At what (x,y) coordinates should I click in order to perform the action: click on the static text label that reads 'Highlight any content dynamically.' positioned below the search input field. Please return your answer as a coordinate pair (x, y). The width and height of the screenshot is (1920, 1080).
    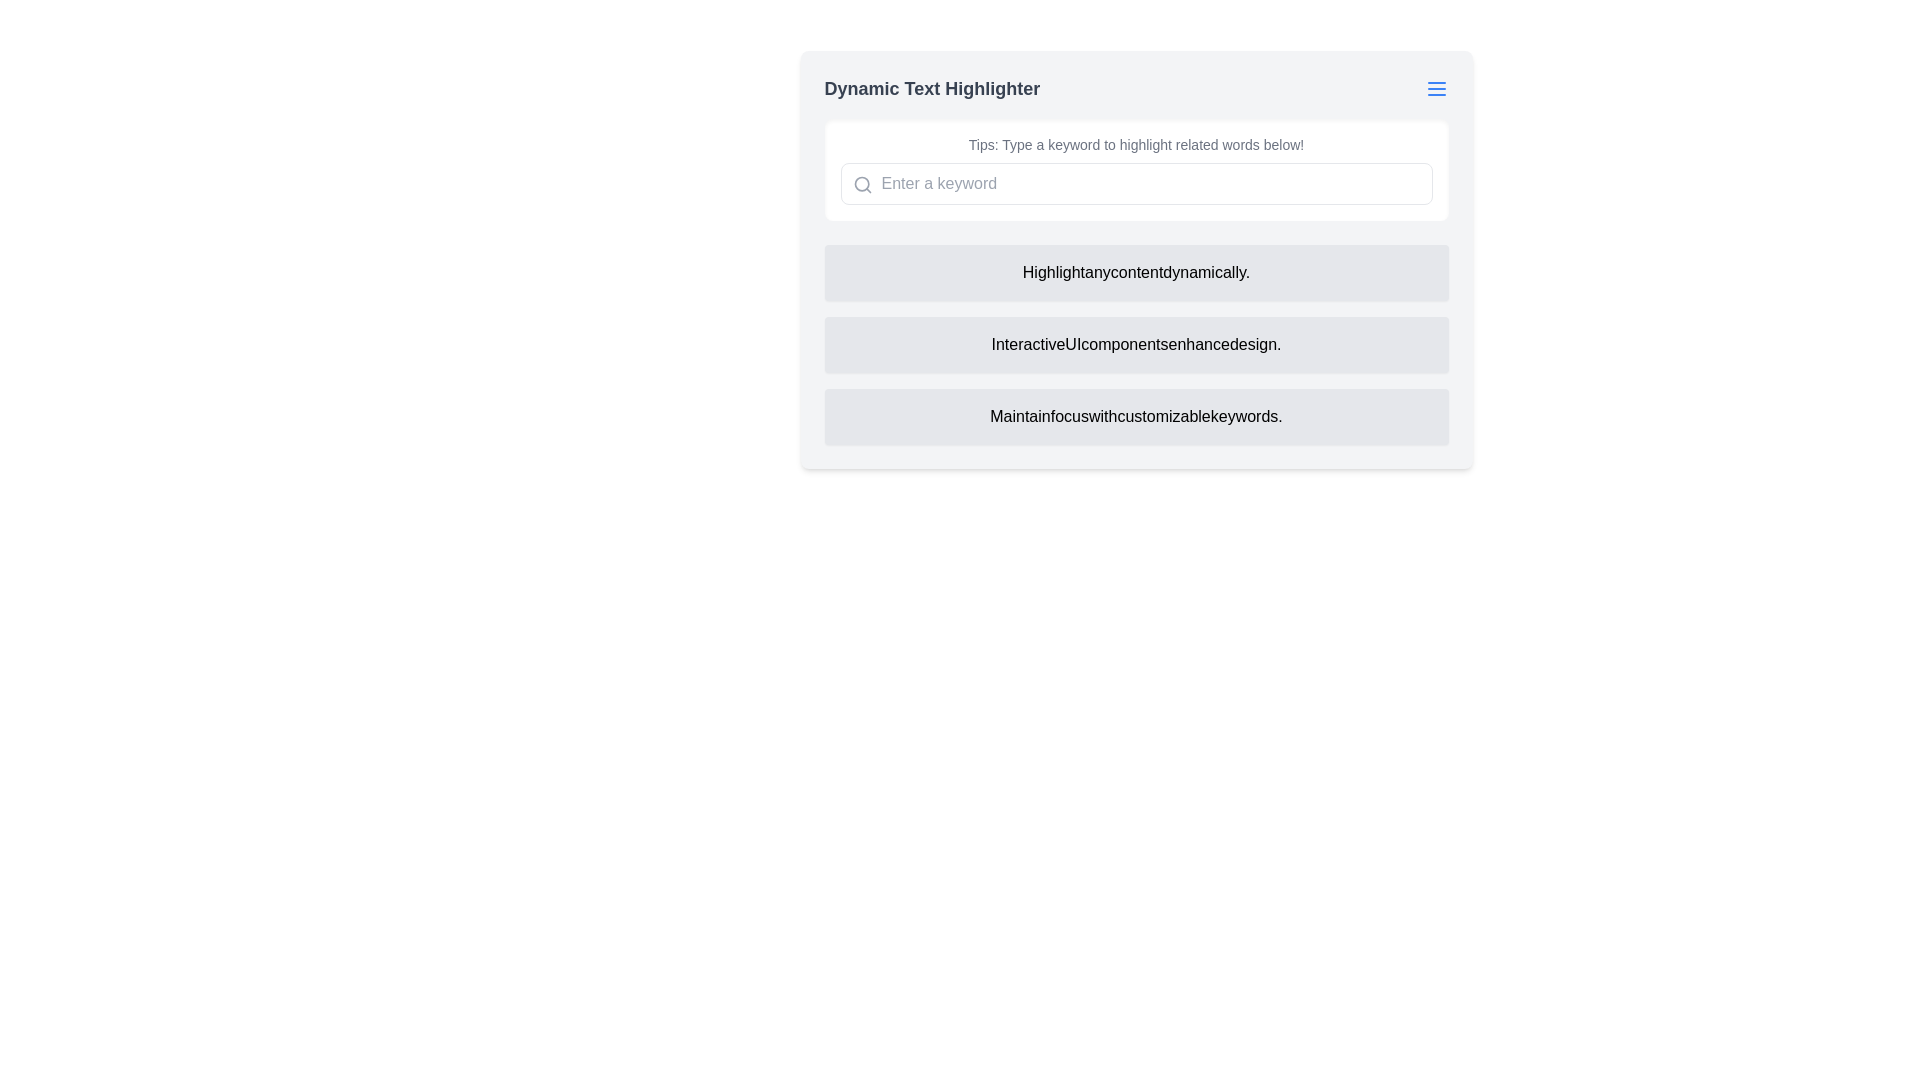
    Looking at the image, I should click on (1136, 273).